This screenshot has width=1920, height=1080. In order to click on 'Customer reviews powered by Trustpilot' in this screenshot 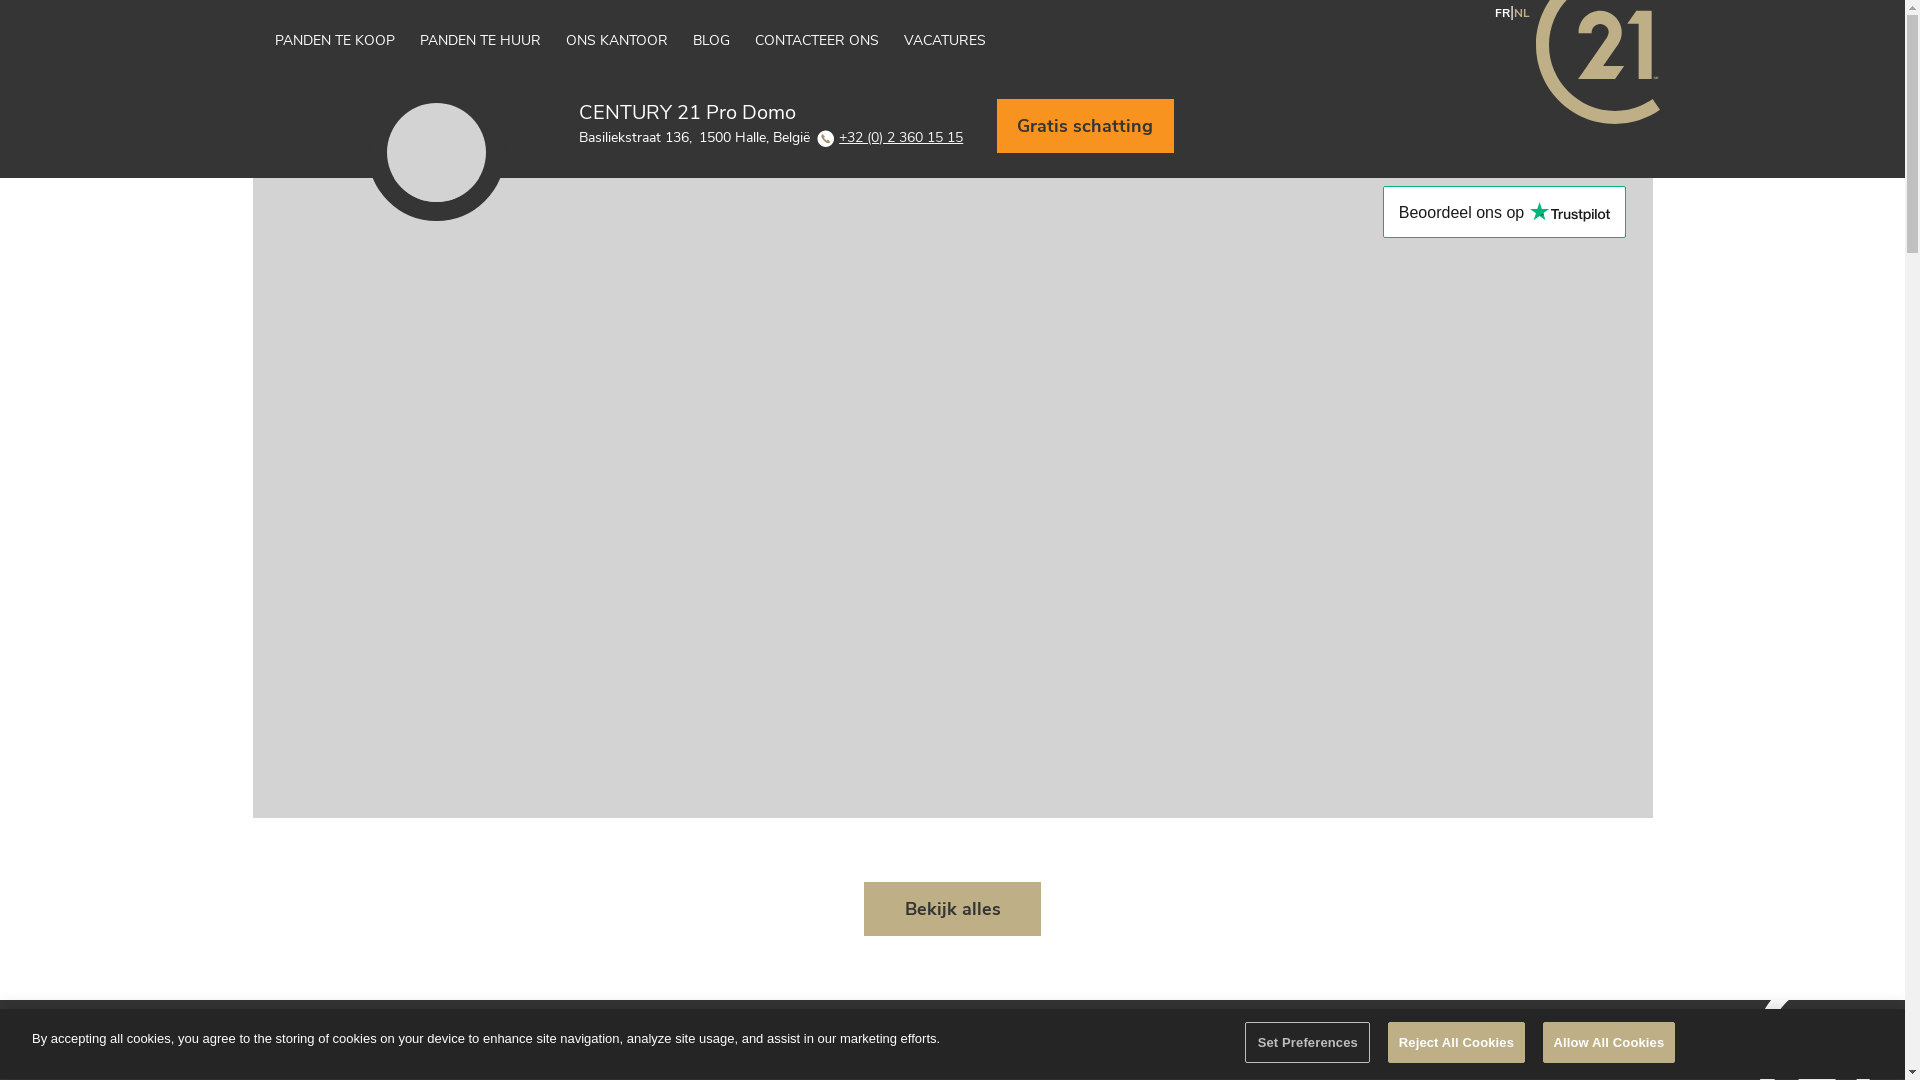, I will do `click(1504, 212)`.